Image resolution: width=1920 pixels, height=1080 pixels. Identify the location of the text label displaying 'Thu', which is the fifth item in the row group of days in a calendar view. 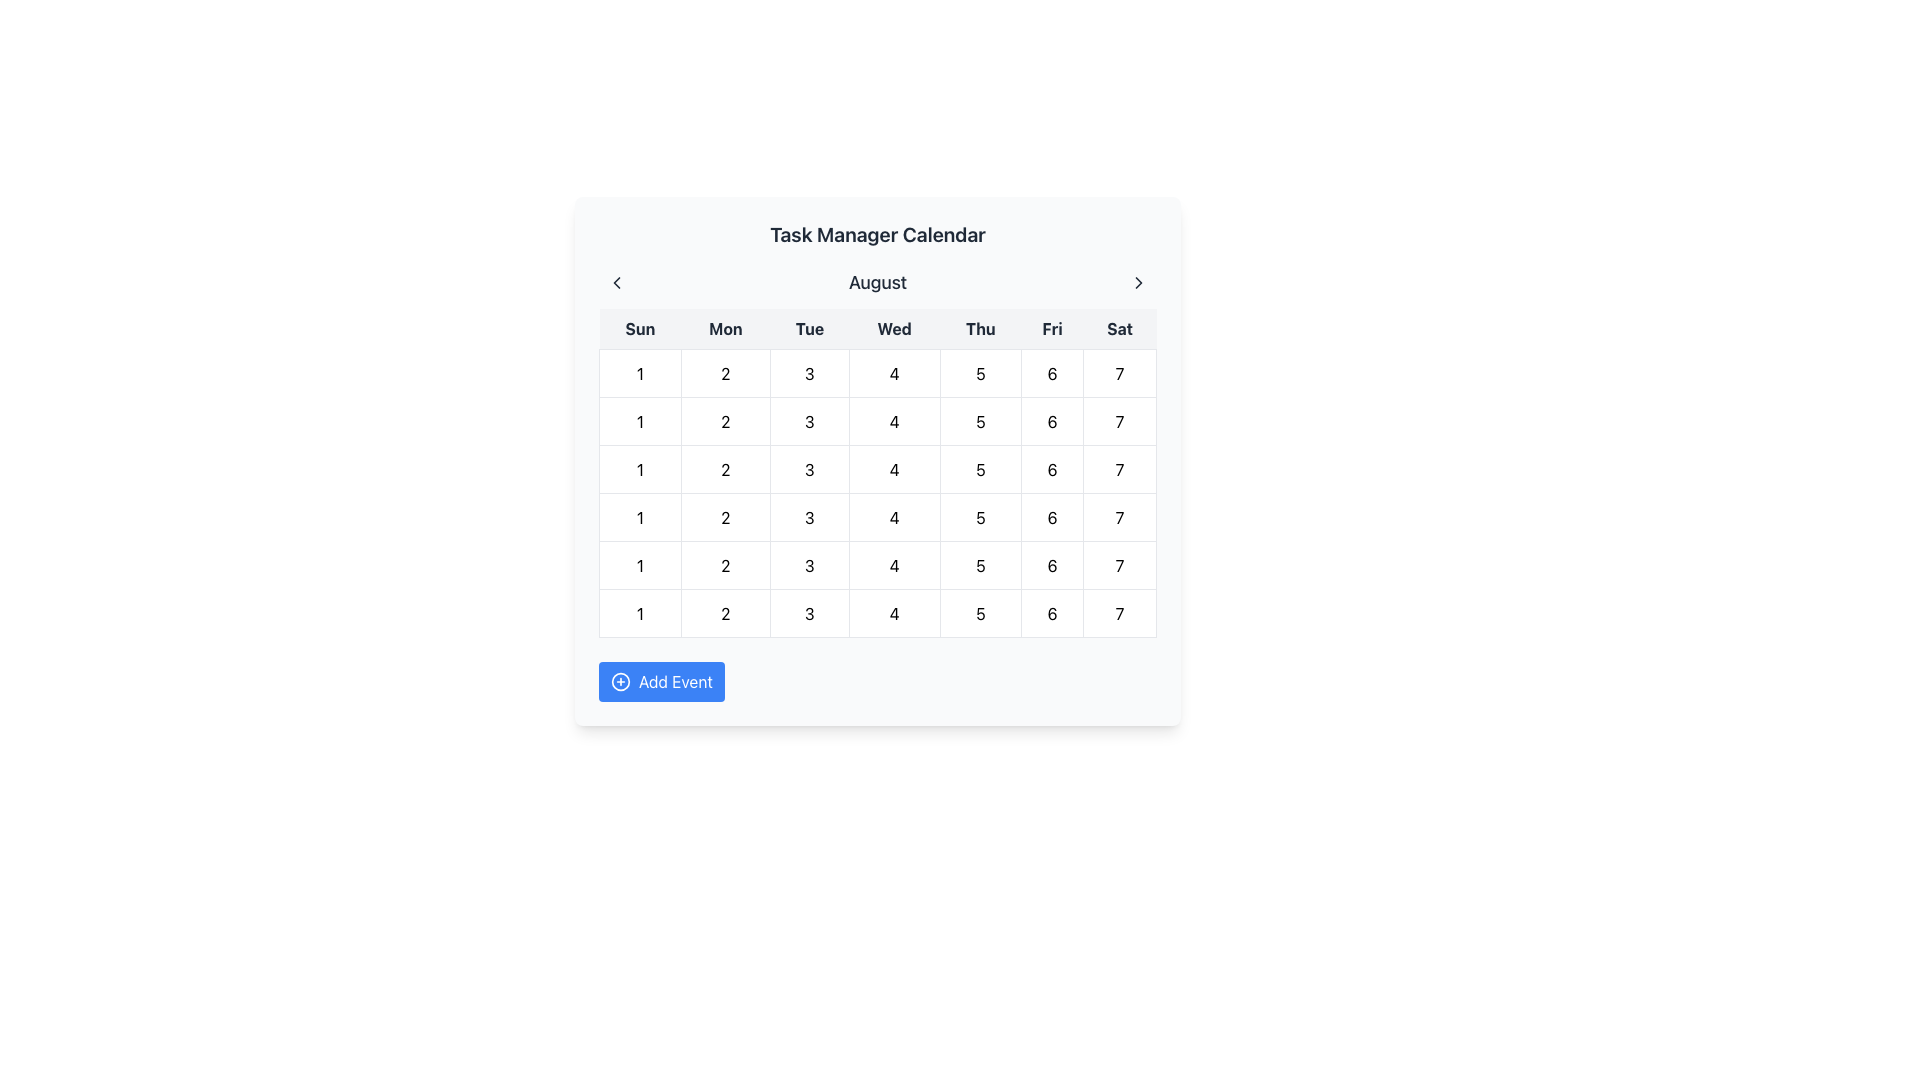
(980, 328).